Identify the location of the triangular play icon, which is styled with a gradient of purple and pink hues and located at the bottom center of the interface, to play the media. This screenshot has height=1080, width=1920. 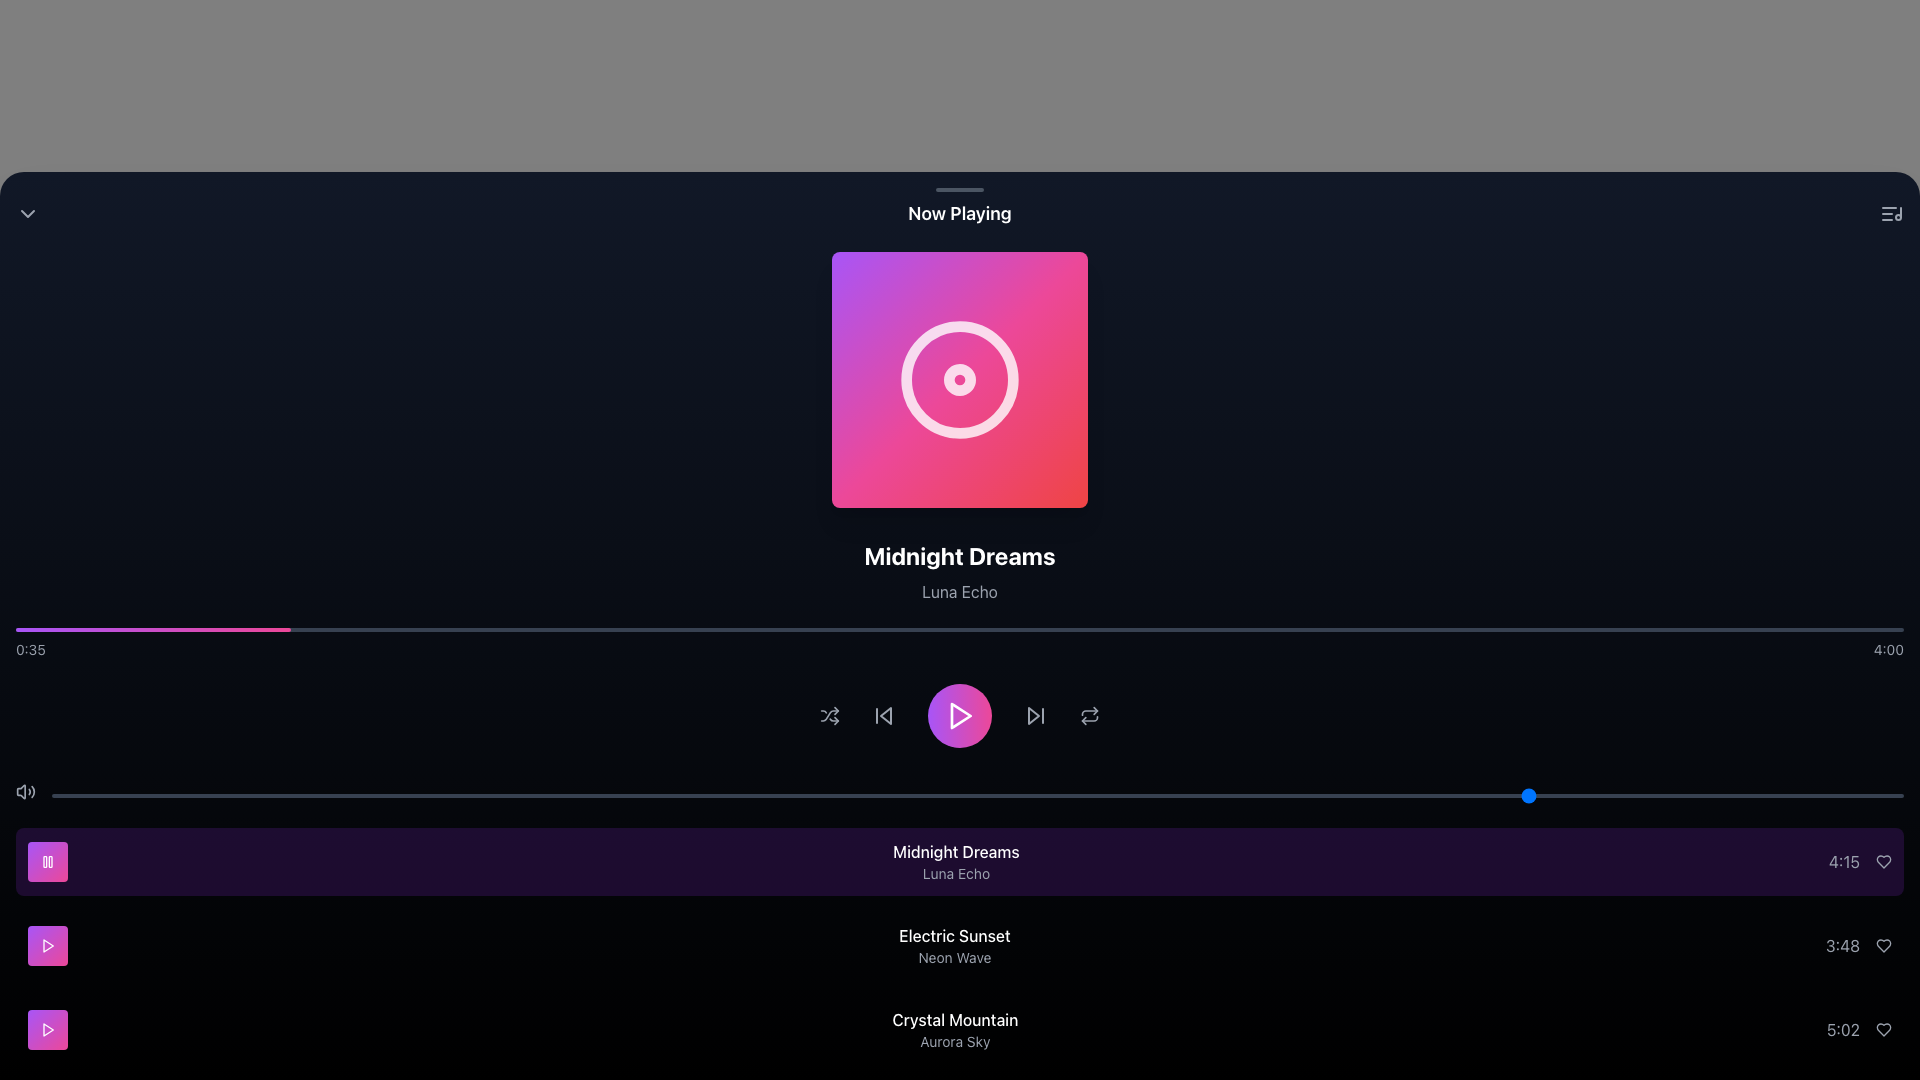
(961, 715).